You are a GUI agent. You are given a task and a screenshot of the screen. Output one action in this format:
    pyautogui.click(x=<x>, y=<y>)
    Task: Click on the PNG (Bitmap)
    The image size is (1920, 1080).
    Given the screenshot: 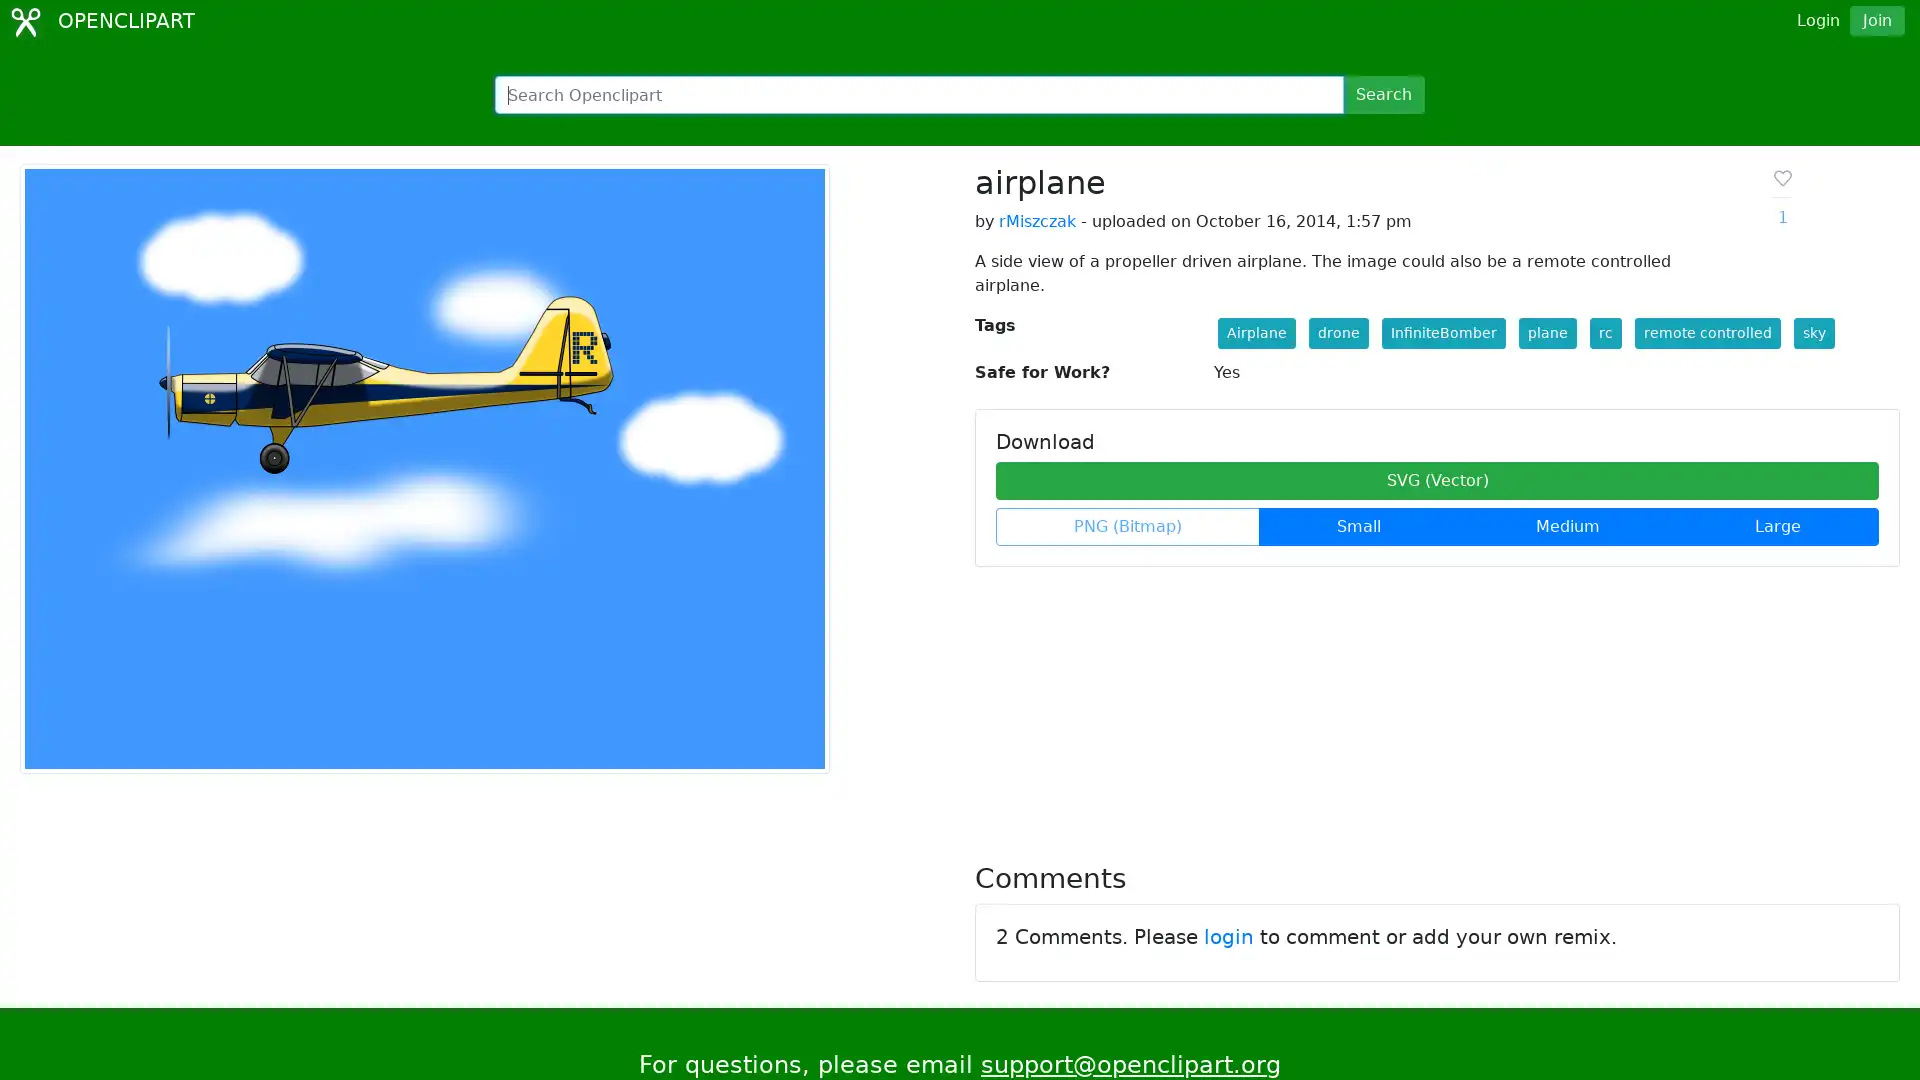 What is the action you would take?
    pyautogui.click(x=1128, y=526)
    